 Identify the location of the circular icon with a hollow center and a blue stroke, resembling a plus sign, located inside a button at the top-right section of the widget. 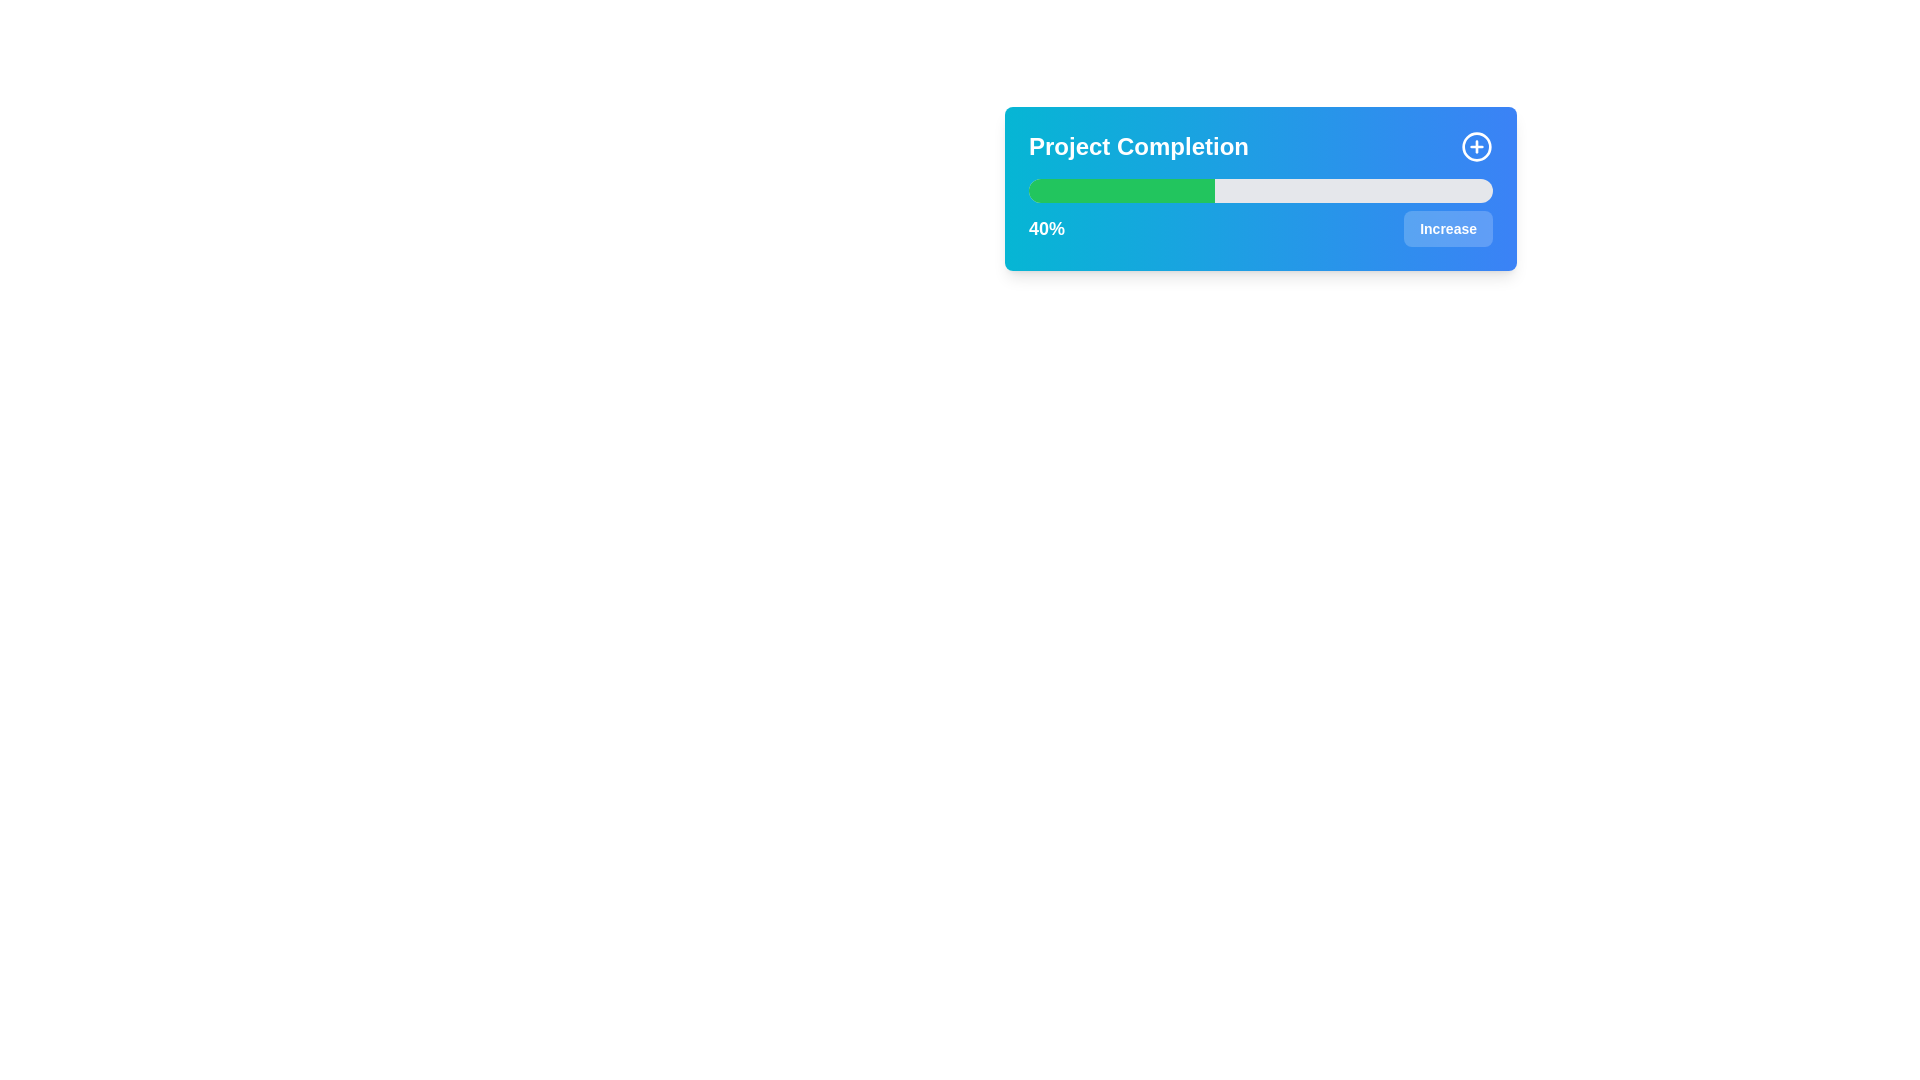
(1477, 145).